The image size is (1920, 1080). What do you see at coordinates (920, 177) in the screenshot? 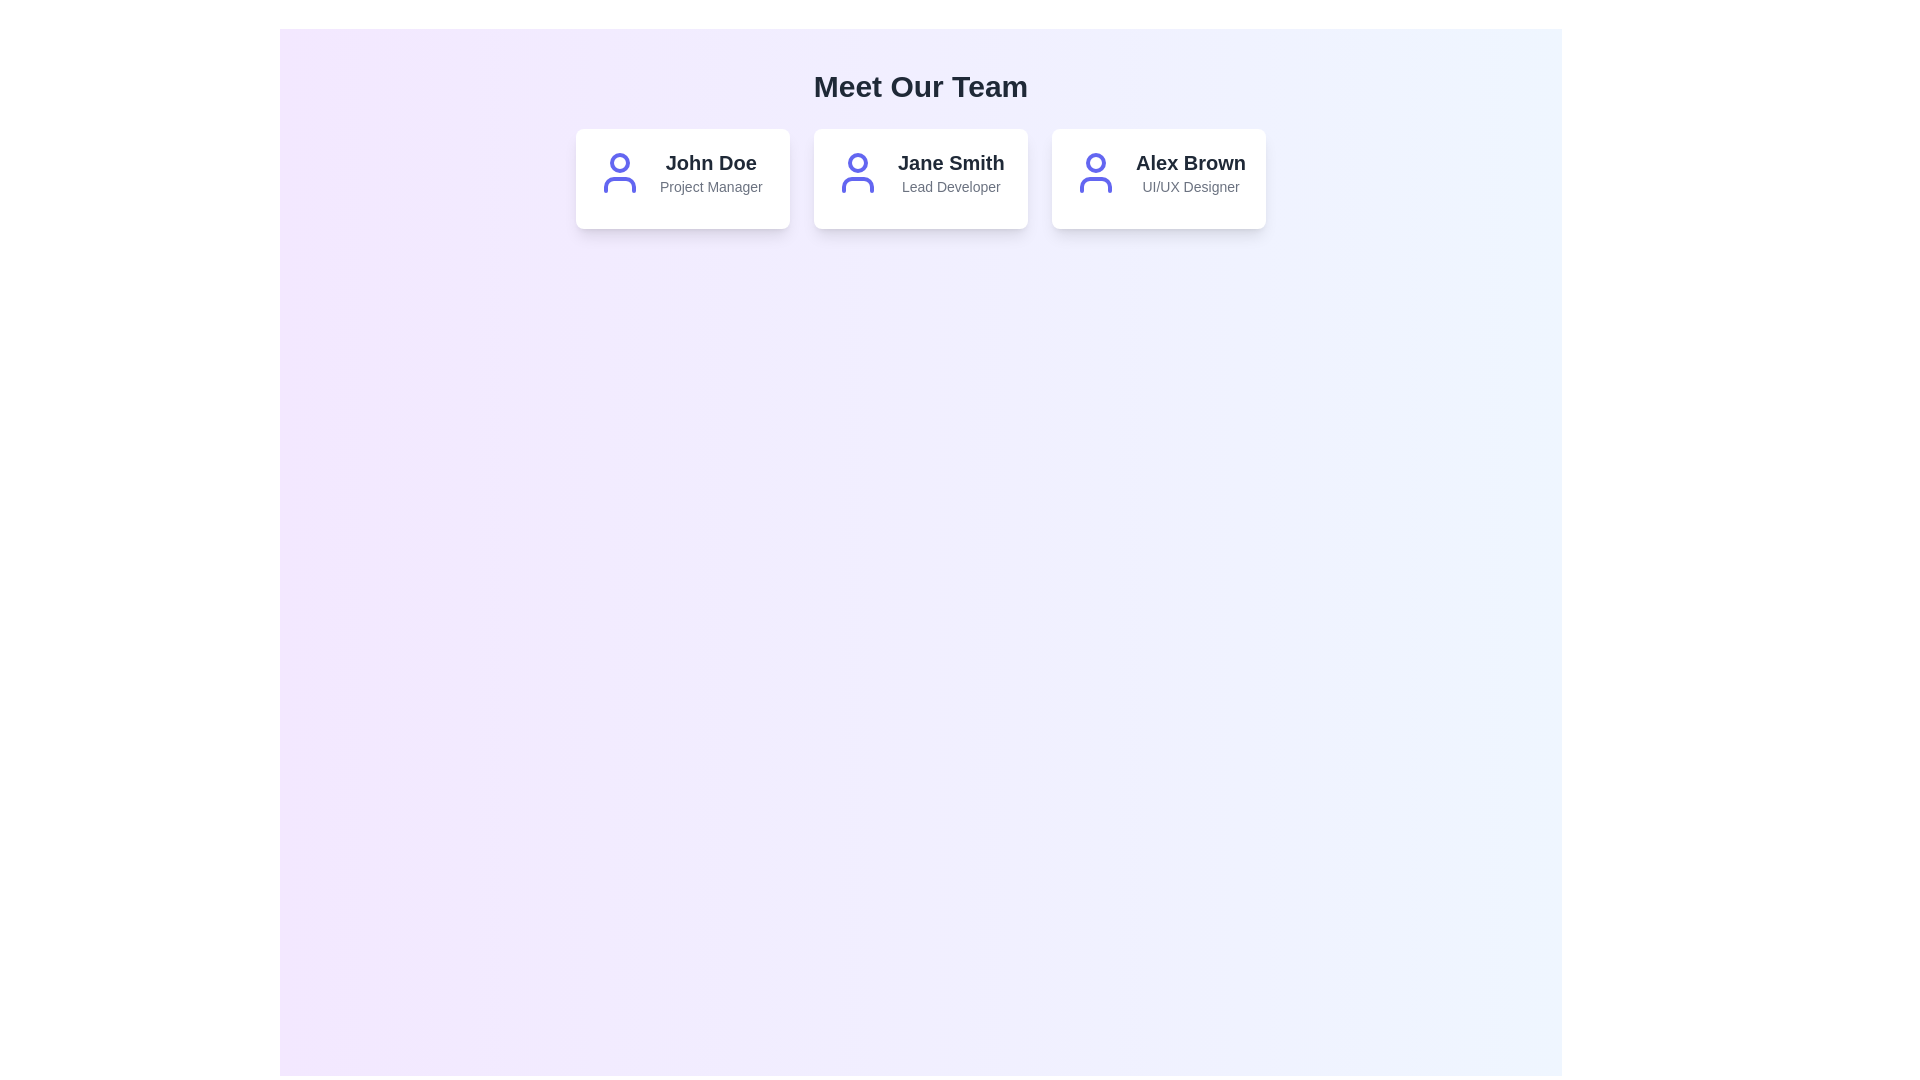
I see `the second profile card in the grid that provides the name and role of the individual, which is positioned between 'John Doe - Project Manager' and 'Alex Brown - UI/UX Designer', to potentially trigger a detailed view or link` at bounding box center [920, 177].